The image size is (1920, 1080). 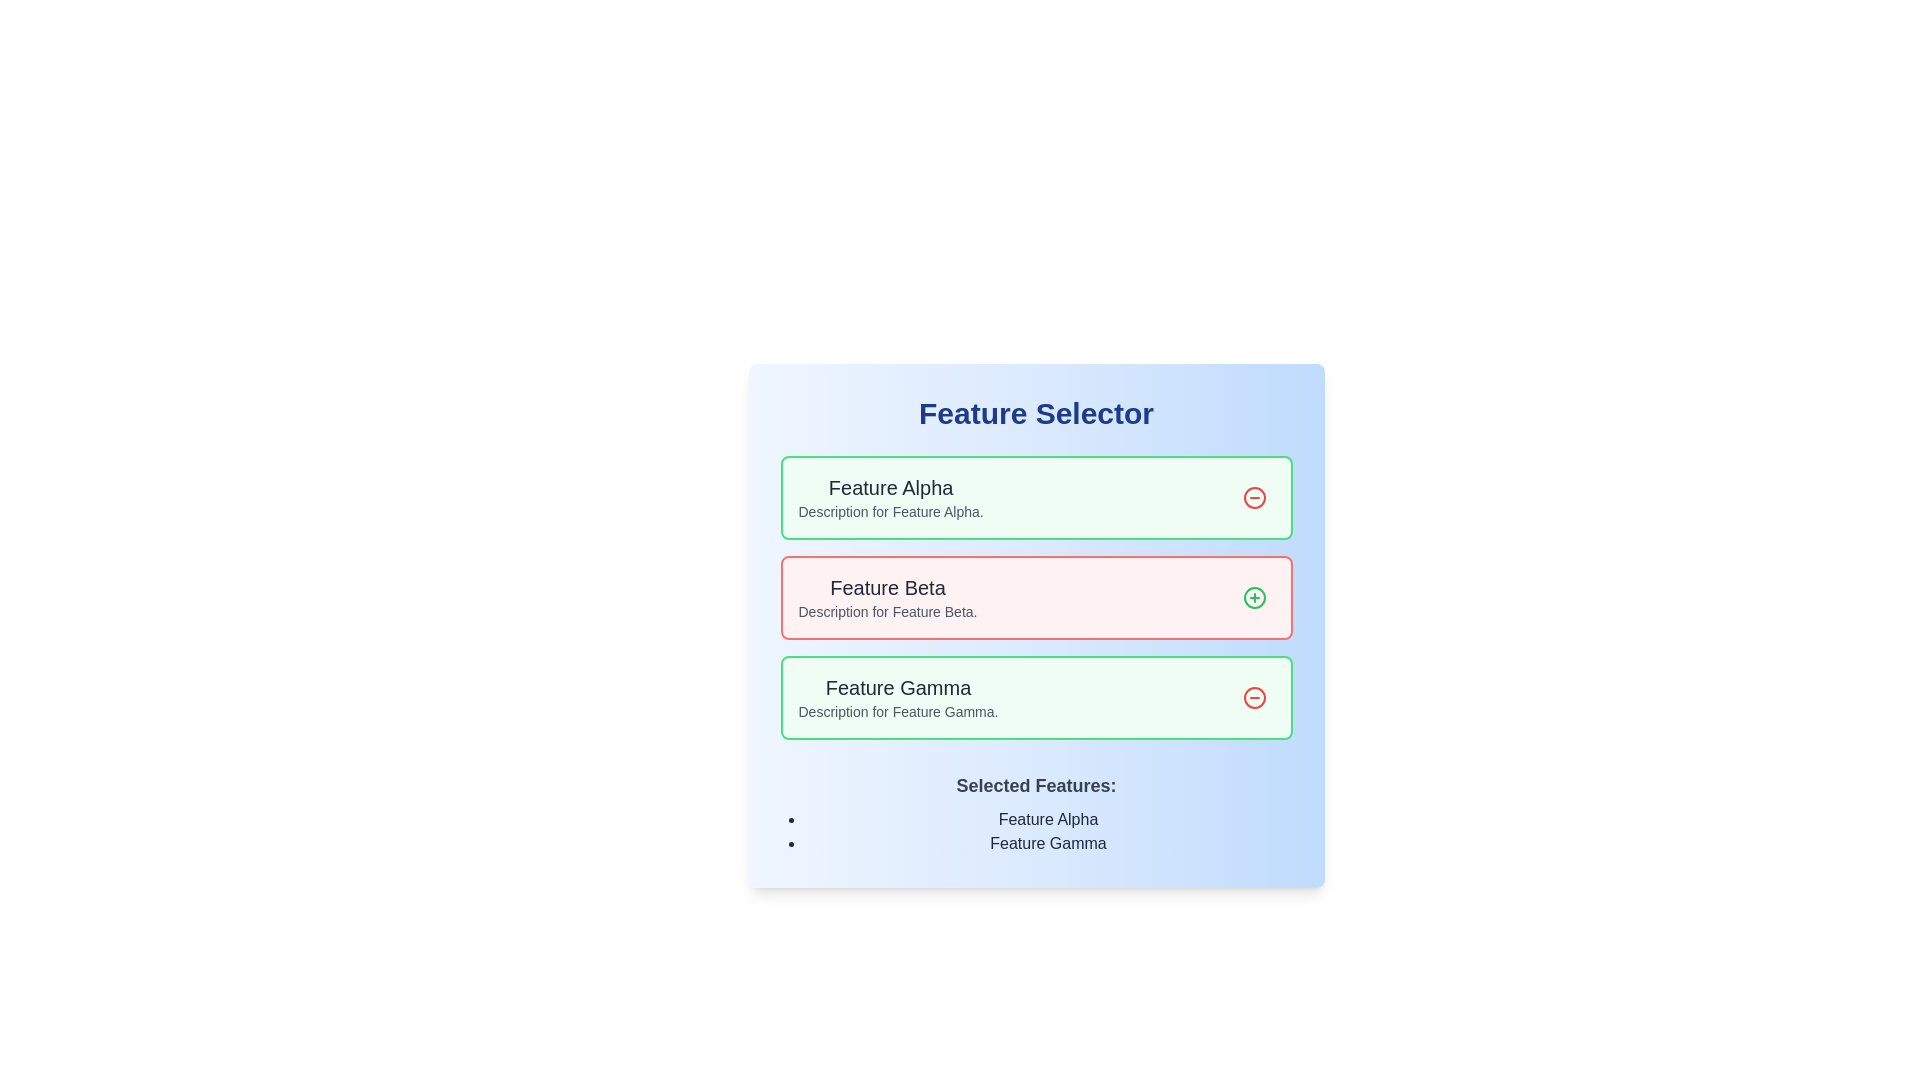 What do you see at coordinates (1253, 596) in the screenshot?
I see `the decorative graphical symbol centered within the 'Feature Beta' card button, indicating an action like adding or selecting` at bounding box center [1253, 596].